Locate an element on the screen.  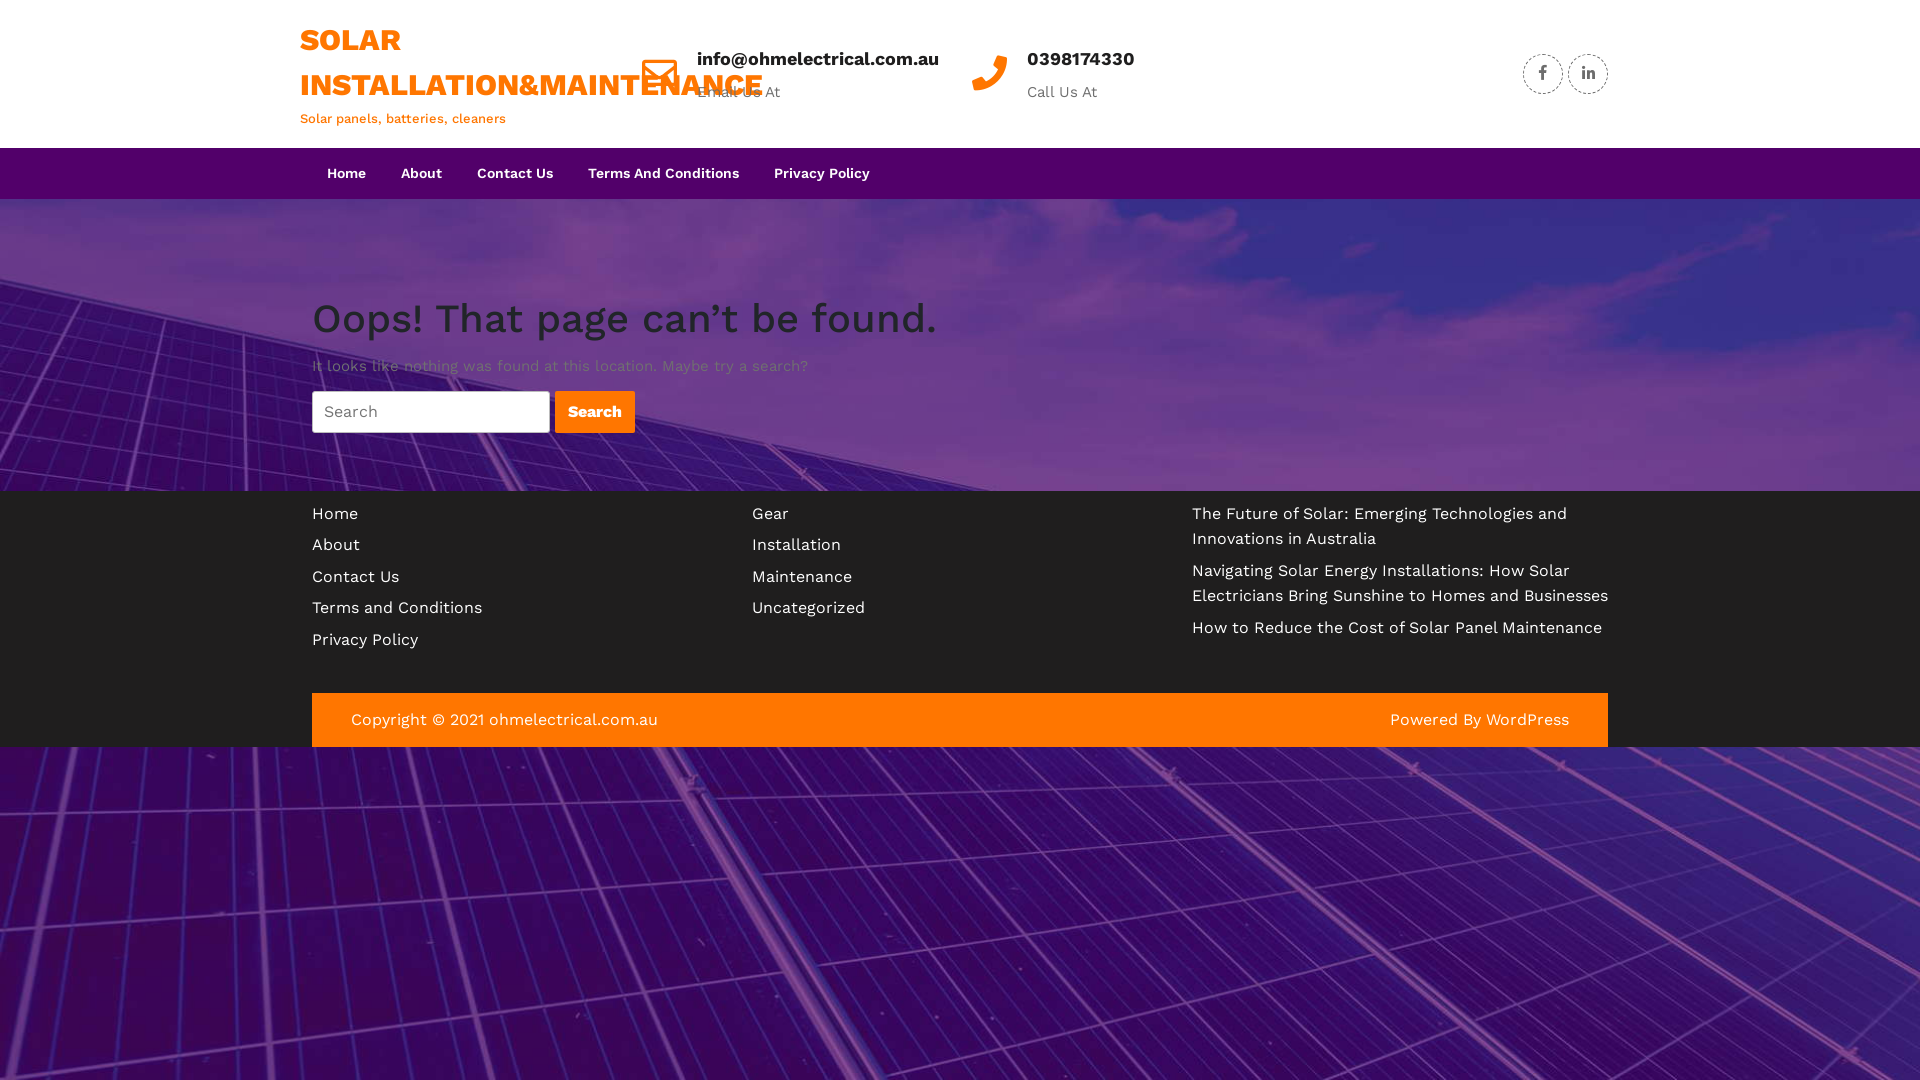
'Contact Us' is located at coordinates (460, 172).